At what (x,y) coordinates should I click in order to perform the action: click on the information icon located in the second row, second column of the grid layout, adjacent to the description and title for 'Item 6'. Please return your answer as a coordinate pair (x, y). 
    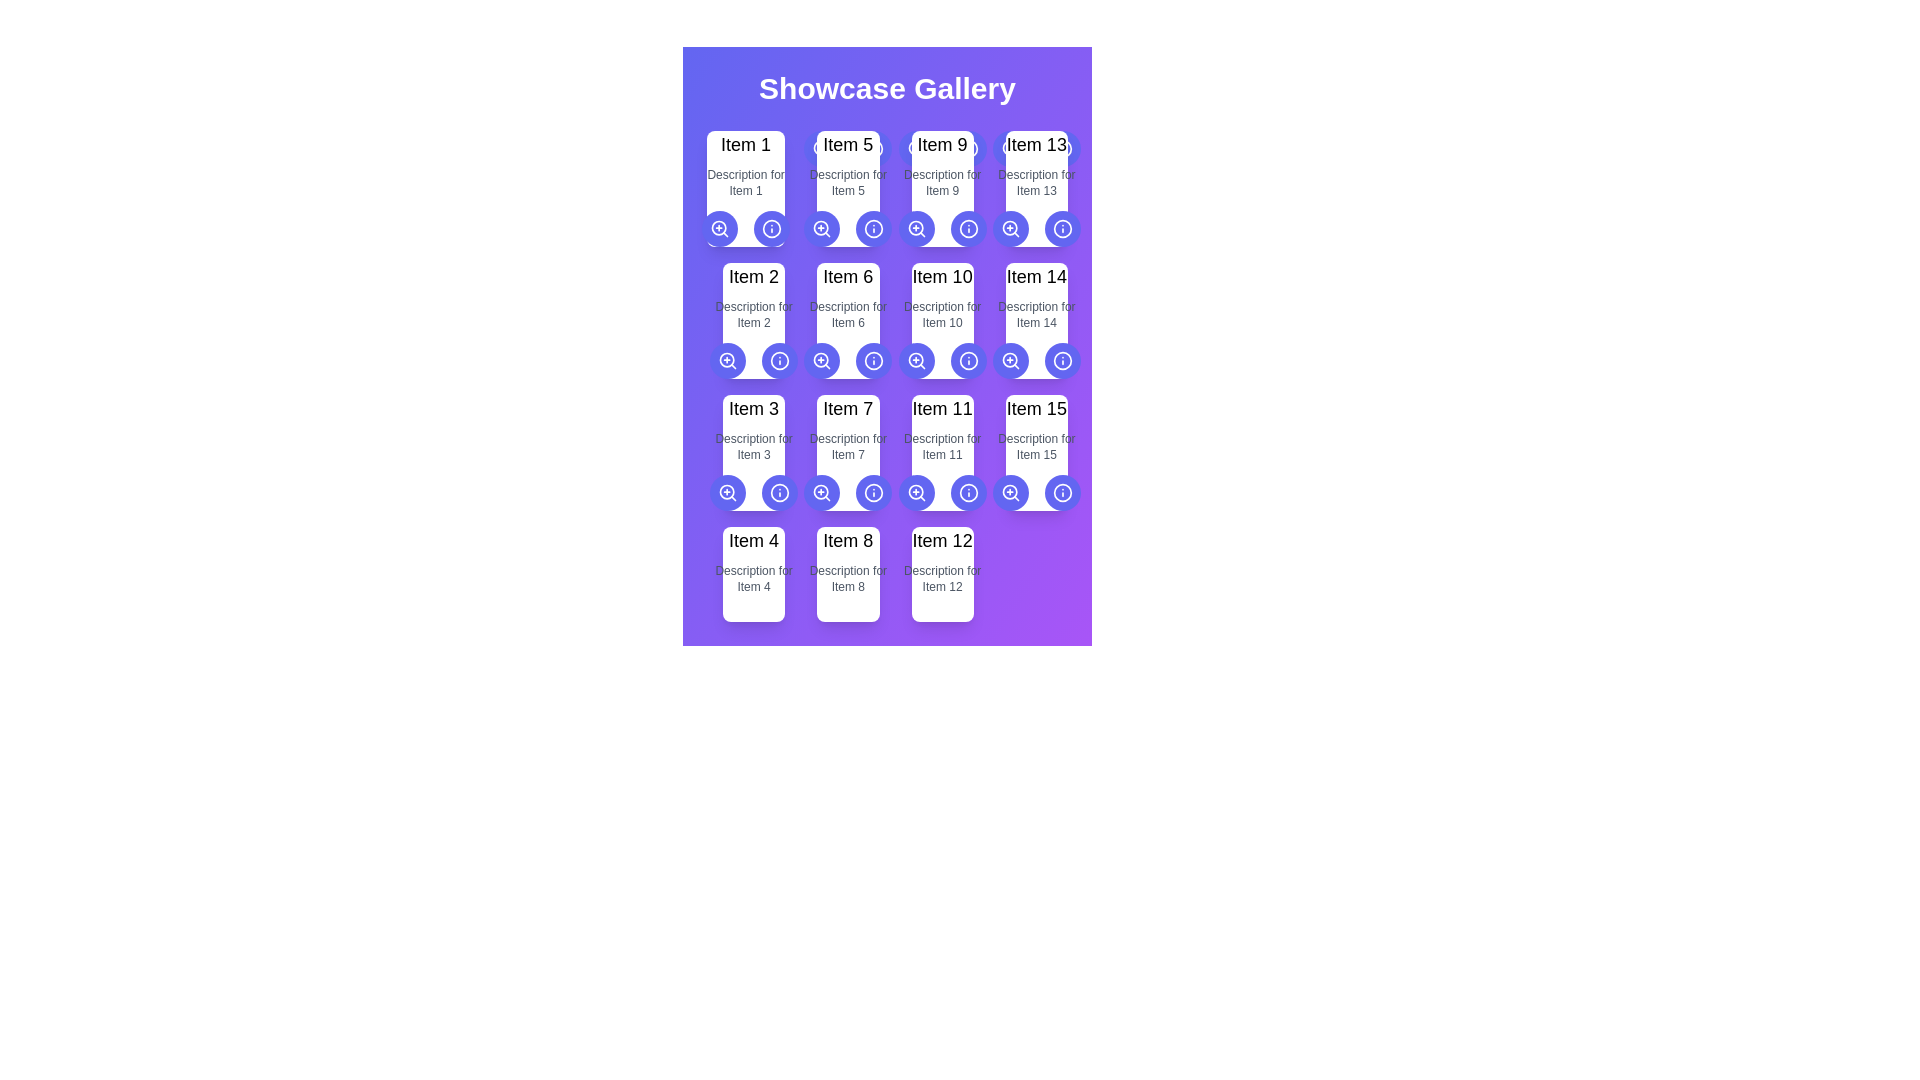
    Looking at the image, I should click on (779, 361).